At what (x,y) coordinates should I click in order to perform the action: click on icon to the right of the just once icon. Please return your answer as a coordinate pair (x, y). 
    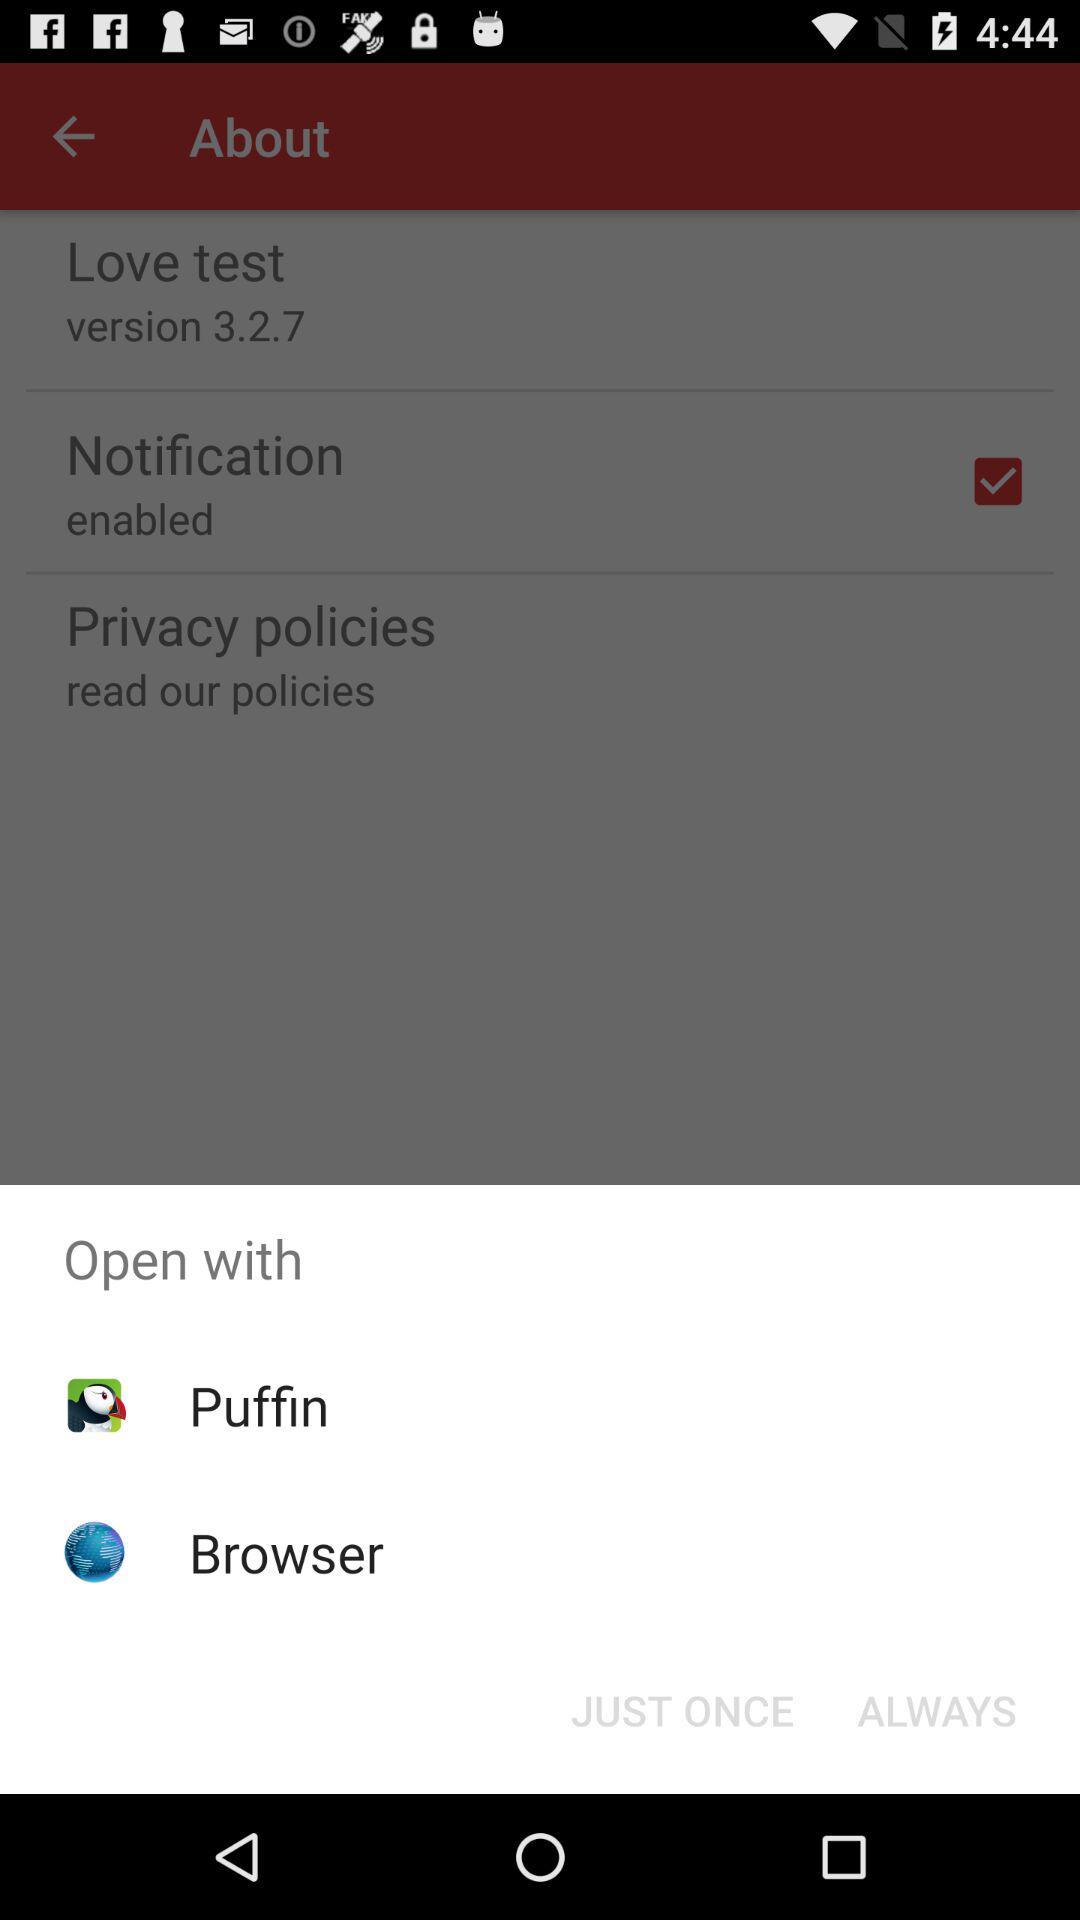
    Looking at the image, I should click on (937, 1708).